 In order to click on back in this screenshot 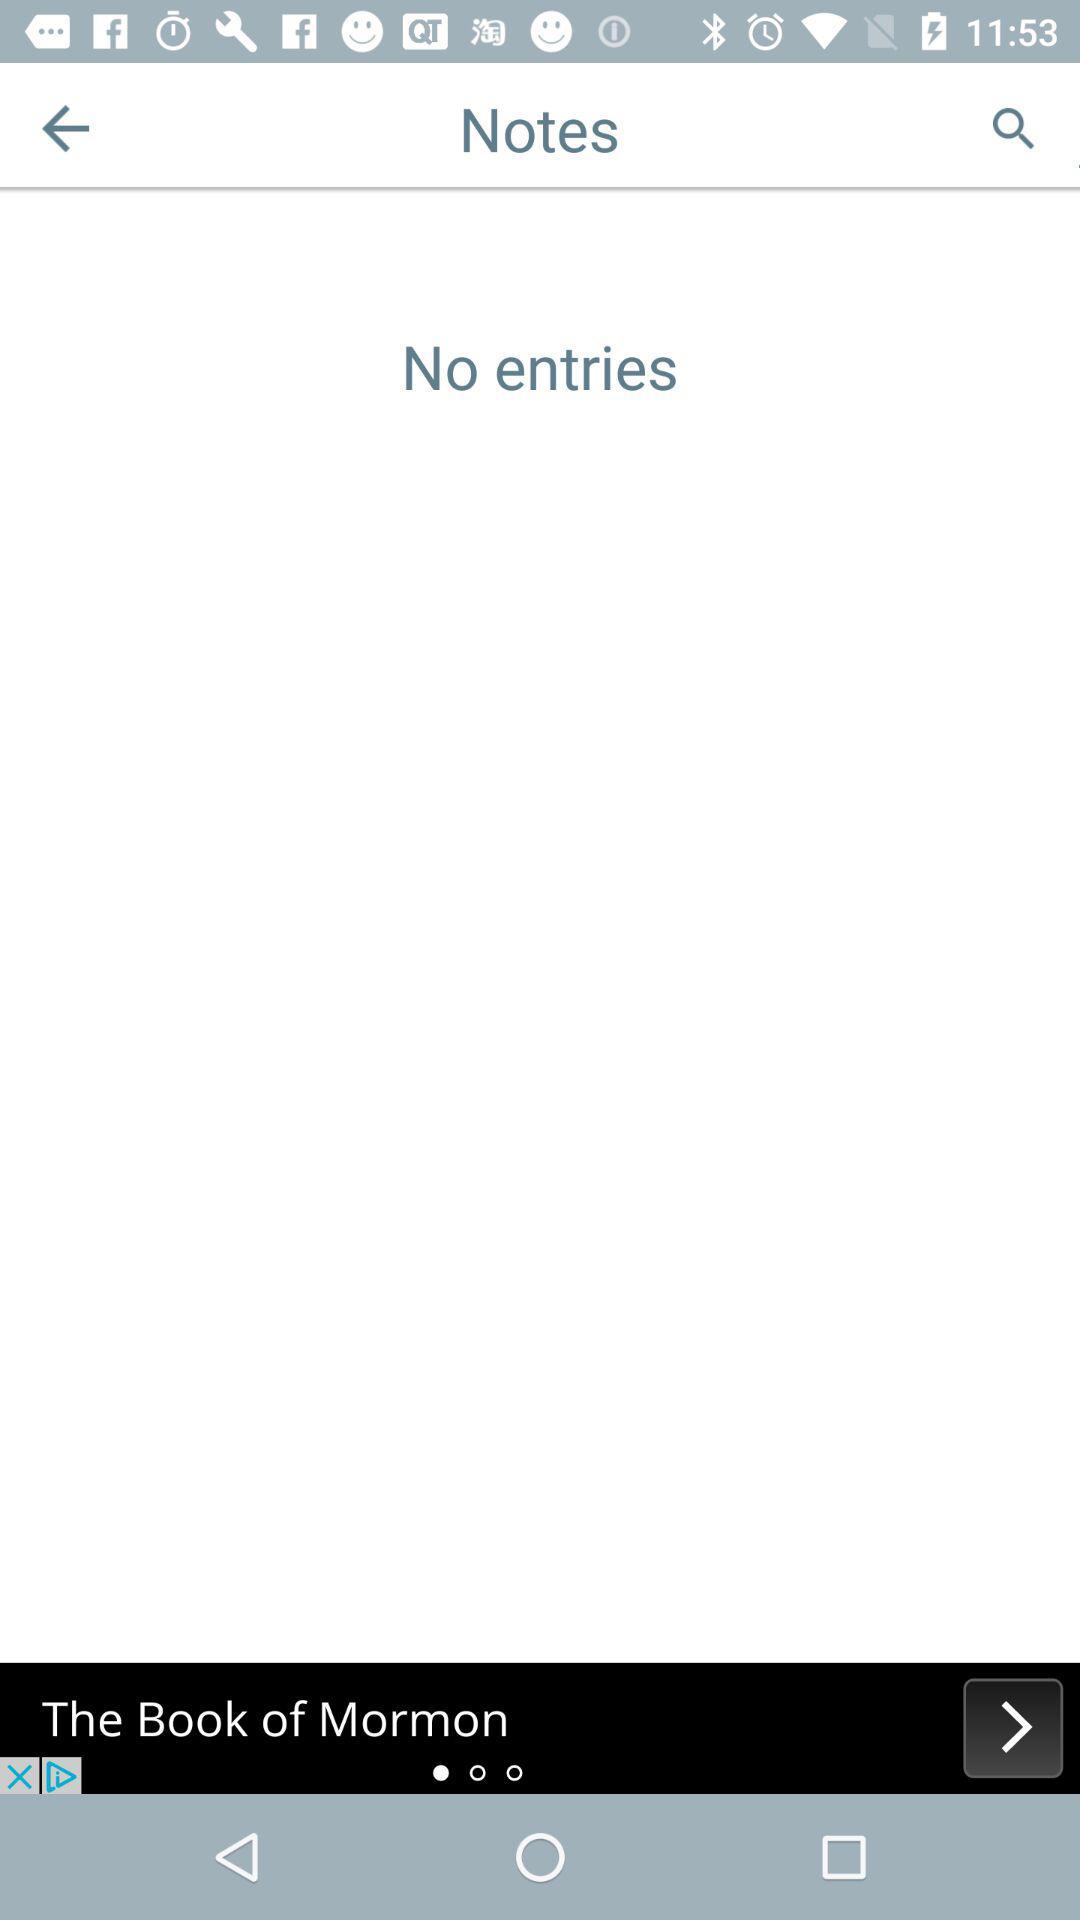, I will do `click(64, 127)`.